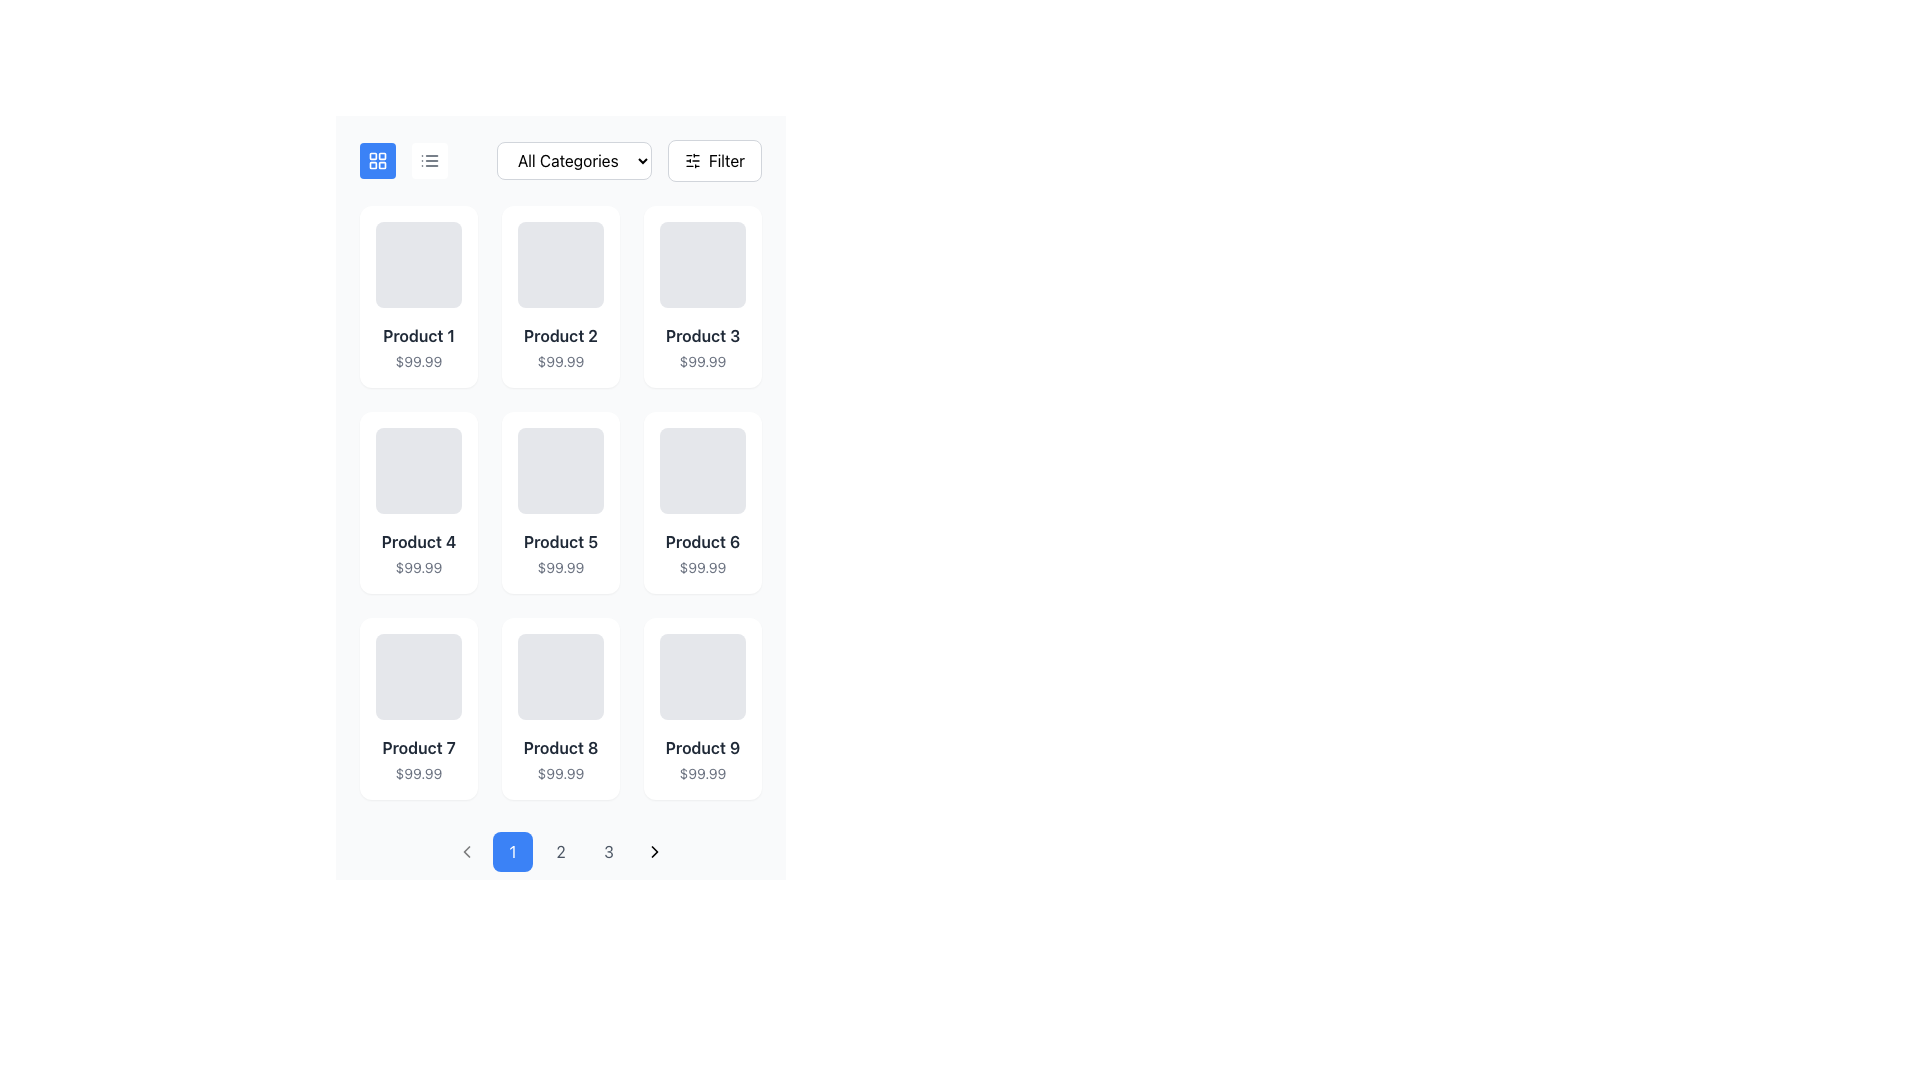  What do you see at coordinates (702, 554) in the screenshot?
I see `price information from the Text Display Component located in the third column of the second row of the product grid, which displays details about the product` at bounding box center [702, 554].